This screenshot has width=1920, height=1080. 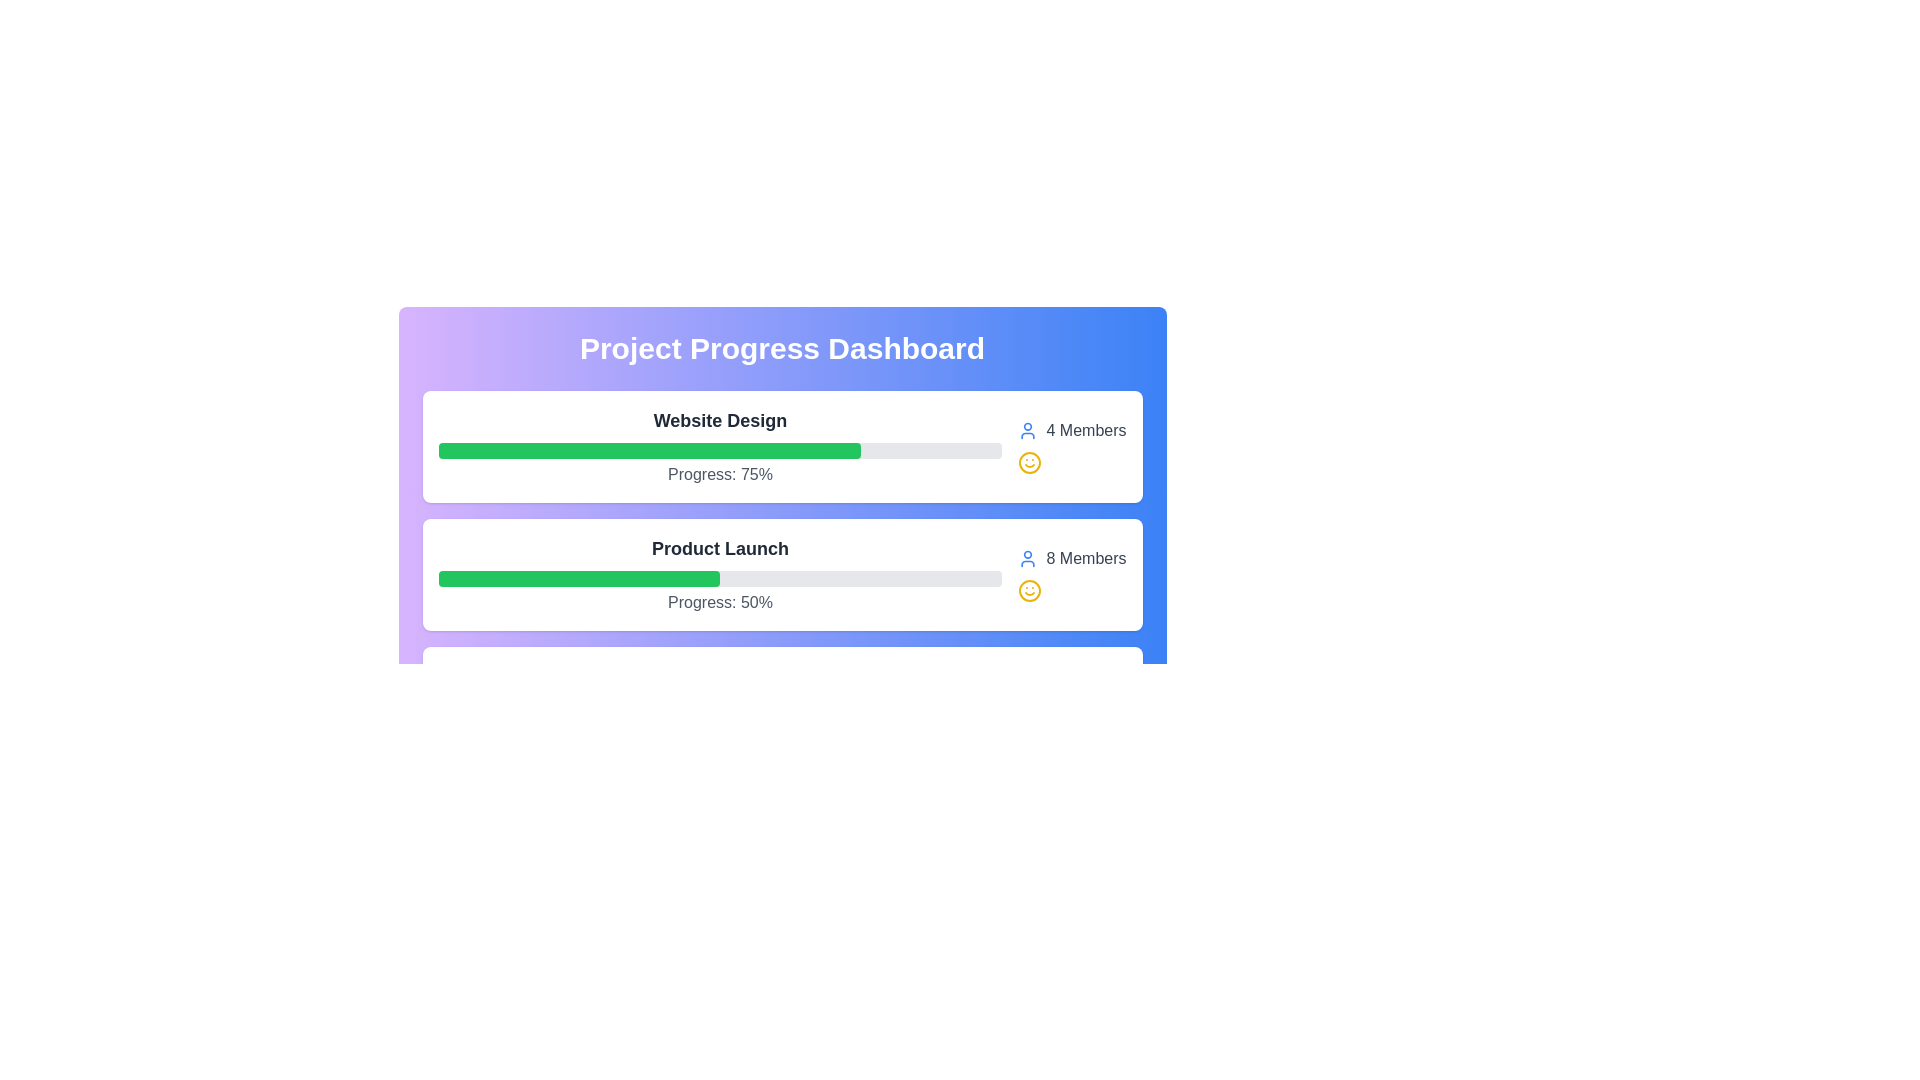 What do you see at coordinates (1085, 559) in the screenshot?
I see `the text label displaying '8 Members', which is styled in gray and positioned near the top-right corner of the 'Product Launch' progress section, next to a user icon` at bounding box center [1085, 559].